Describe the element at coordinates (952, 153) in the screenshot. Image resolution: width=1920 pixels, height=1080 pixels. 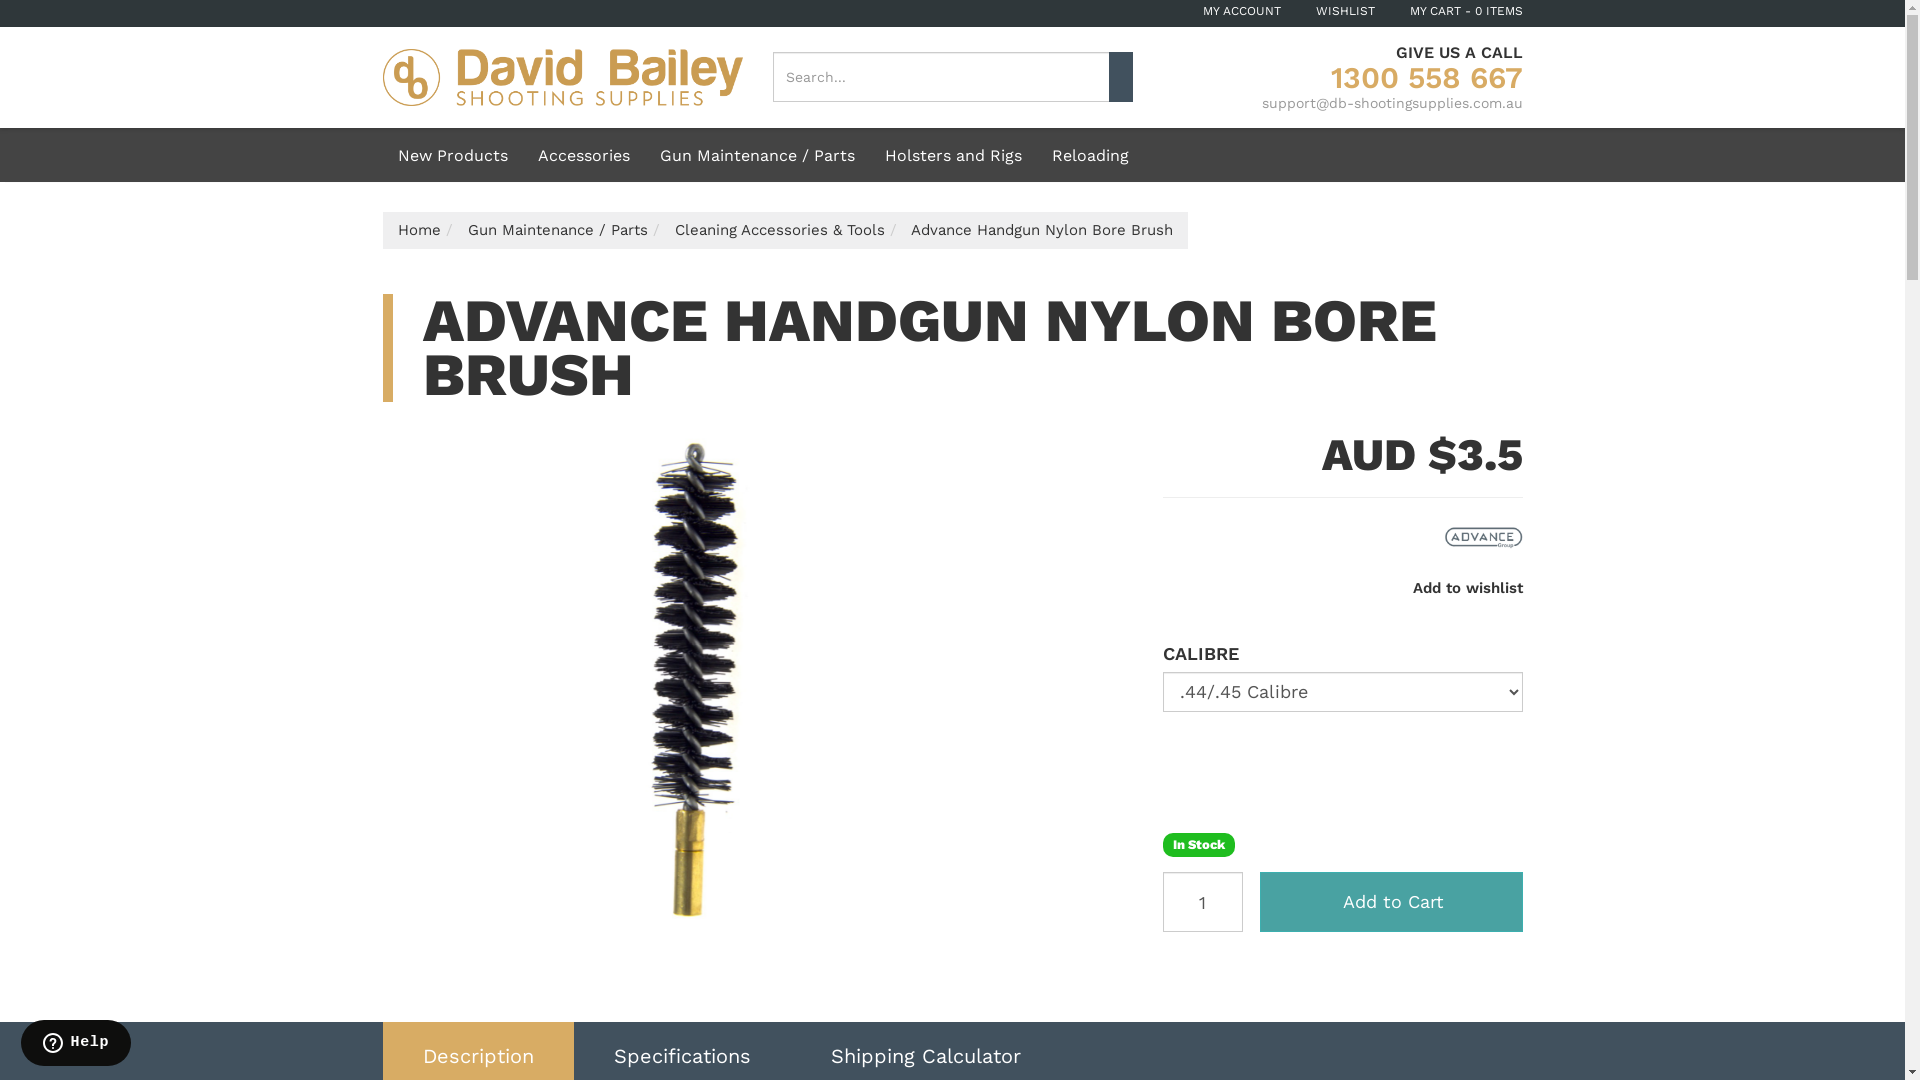
I see `'Holsters and Rigs'` at that location.